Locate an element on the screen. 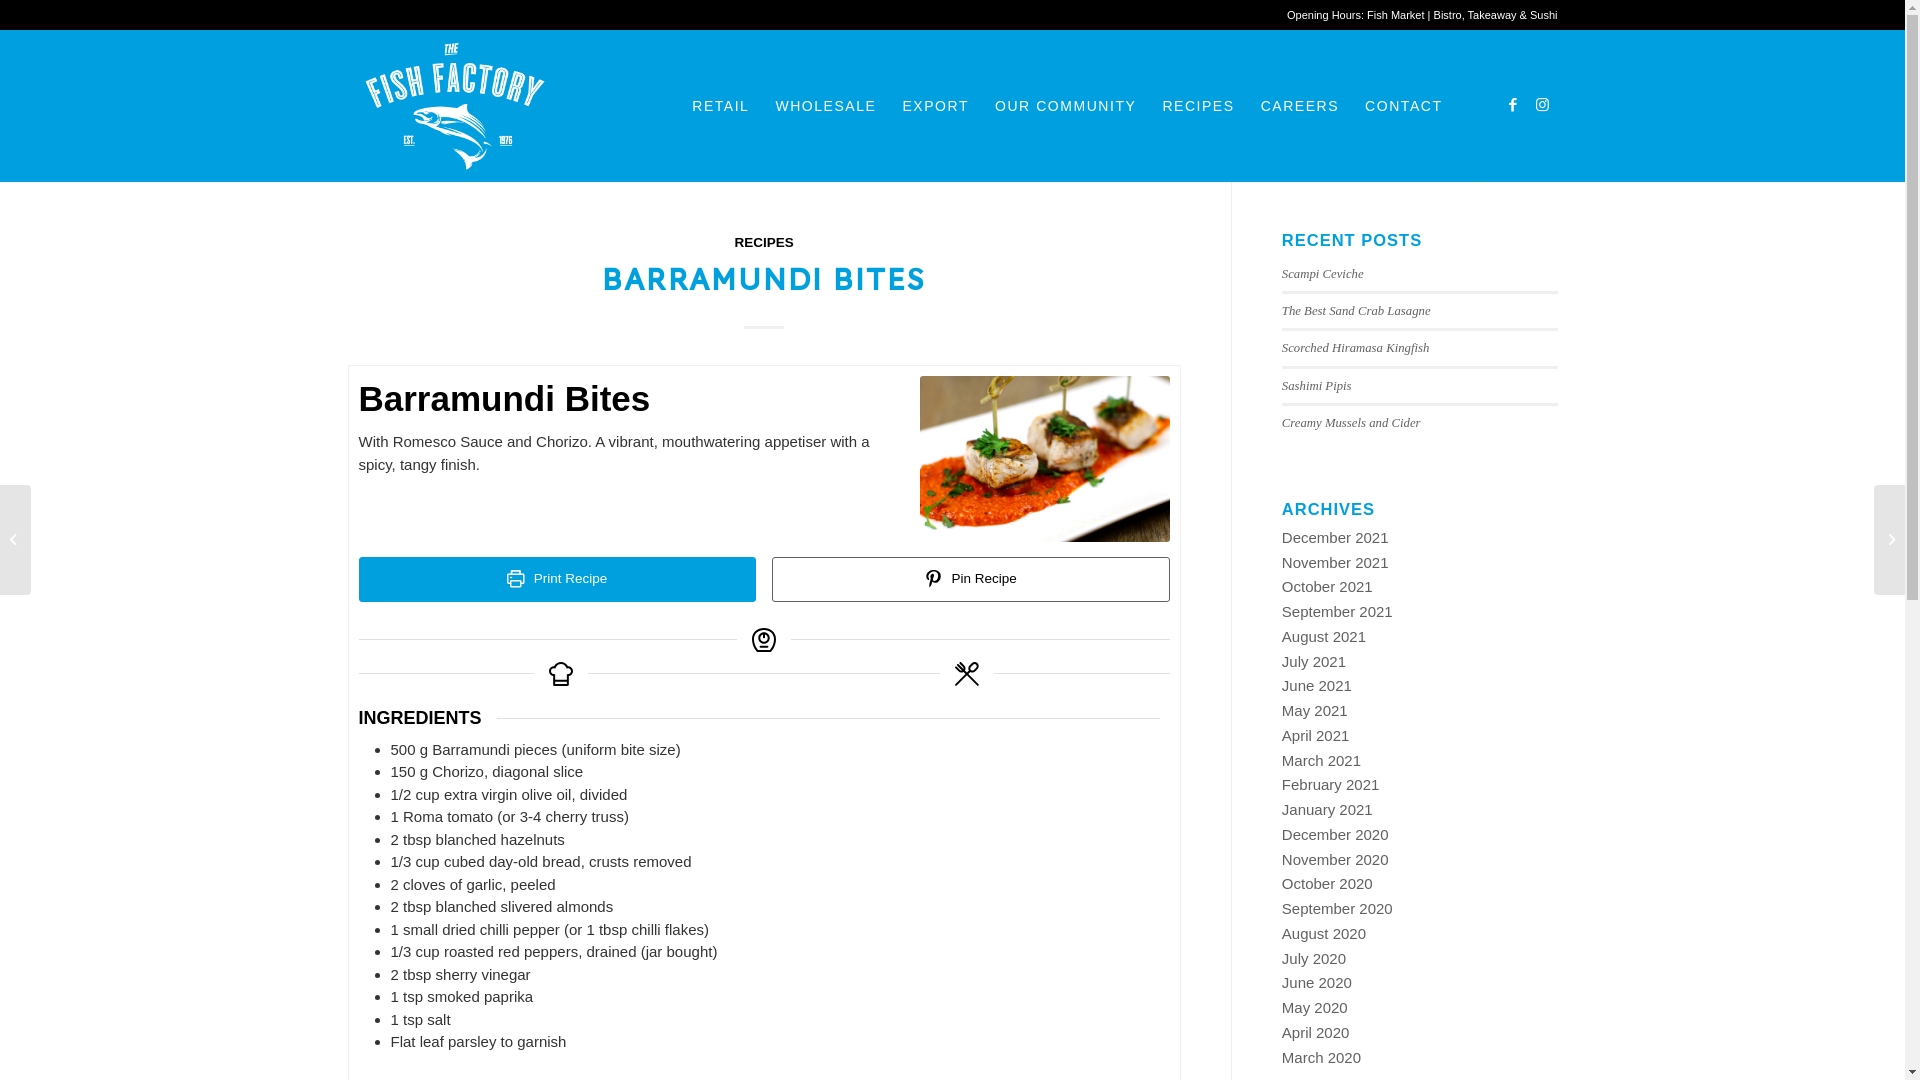  'January 2021' is located at coordinates (1327, 808).